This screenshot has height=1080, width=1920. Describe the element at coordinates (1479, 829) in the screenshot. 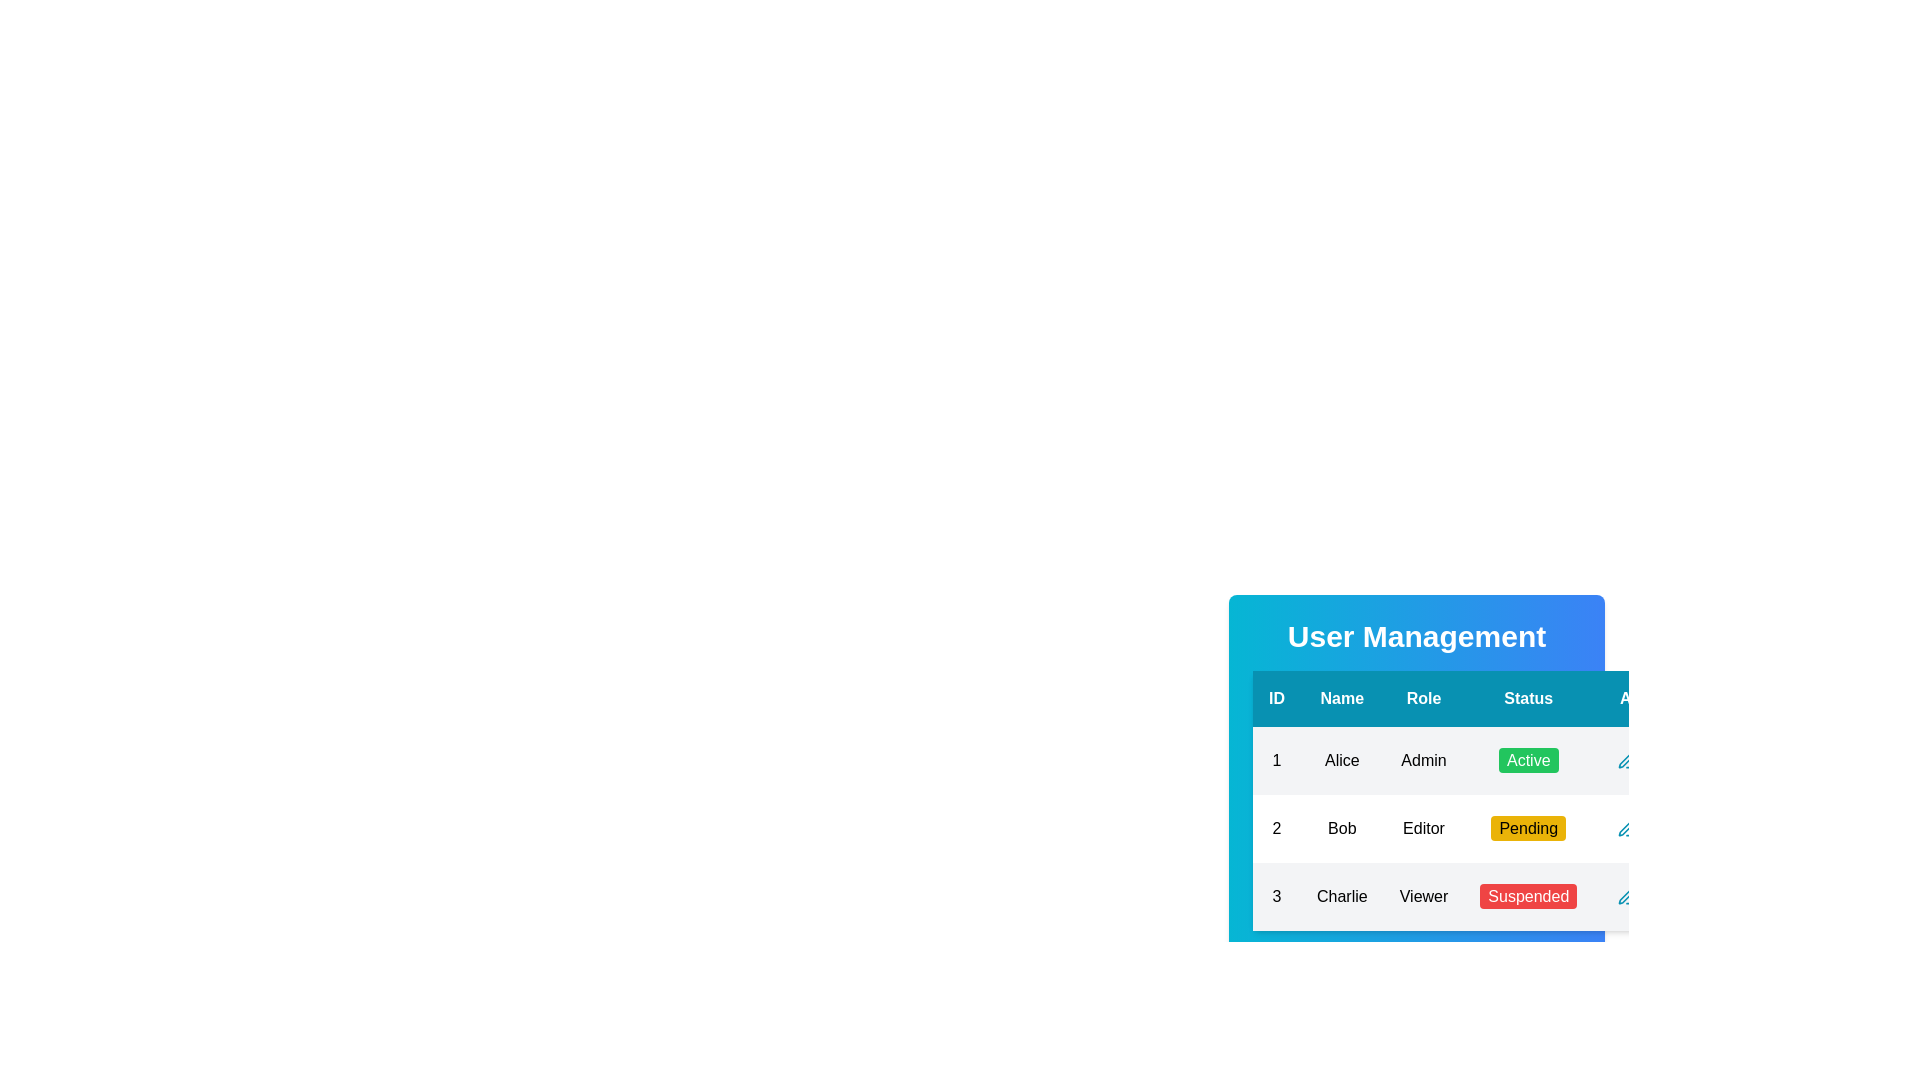

I see `the second data row in the user management table that contains ID '2', Name 'Bob', Role 'Editor', and Status 'Pending'` at that location.